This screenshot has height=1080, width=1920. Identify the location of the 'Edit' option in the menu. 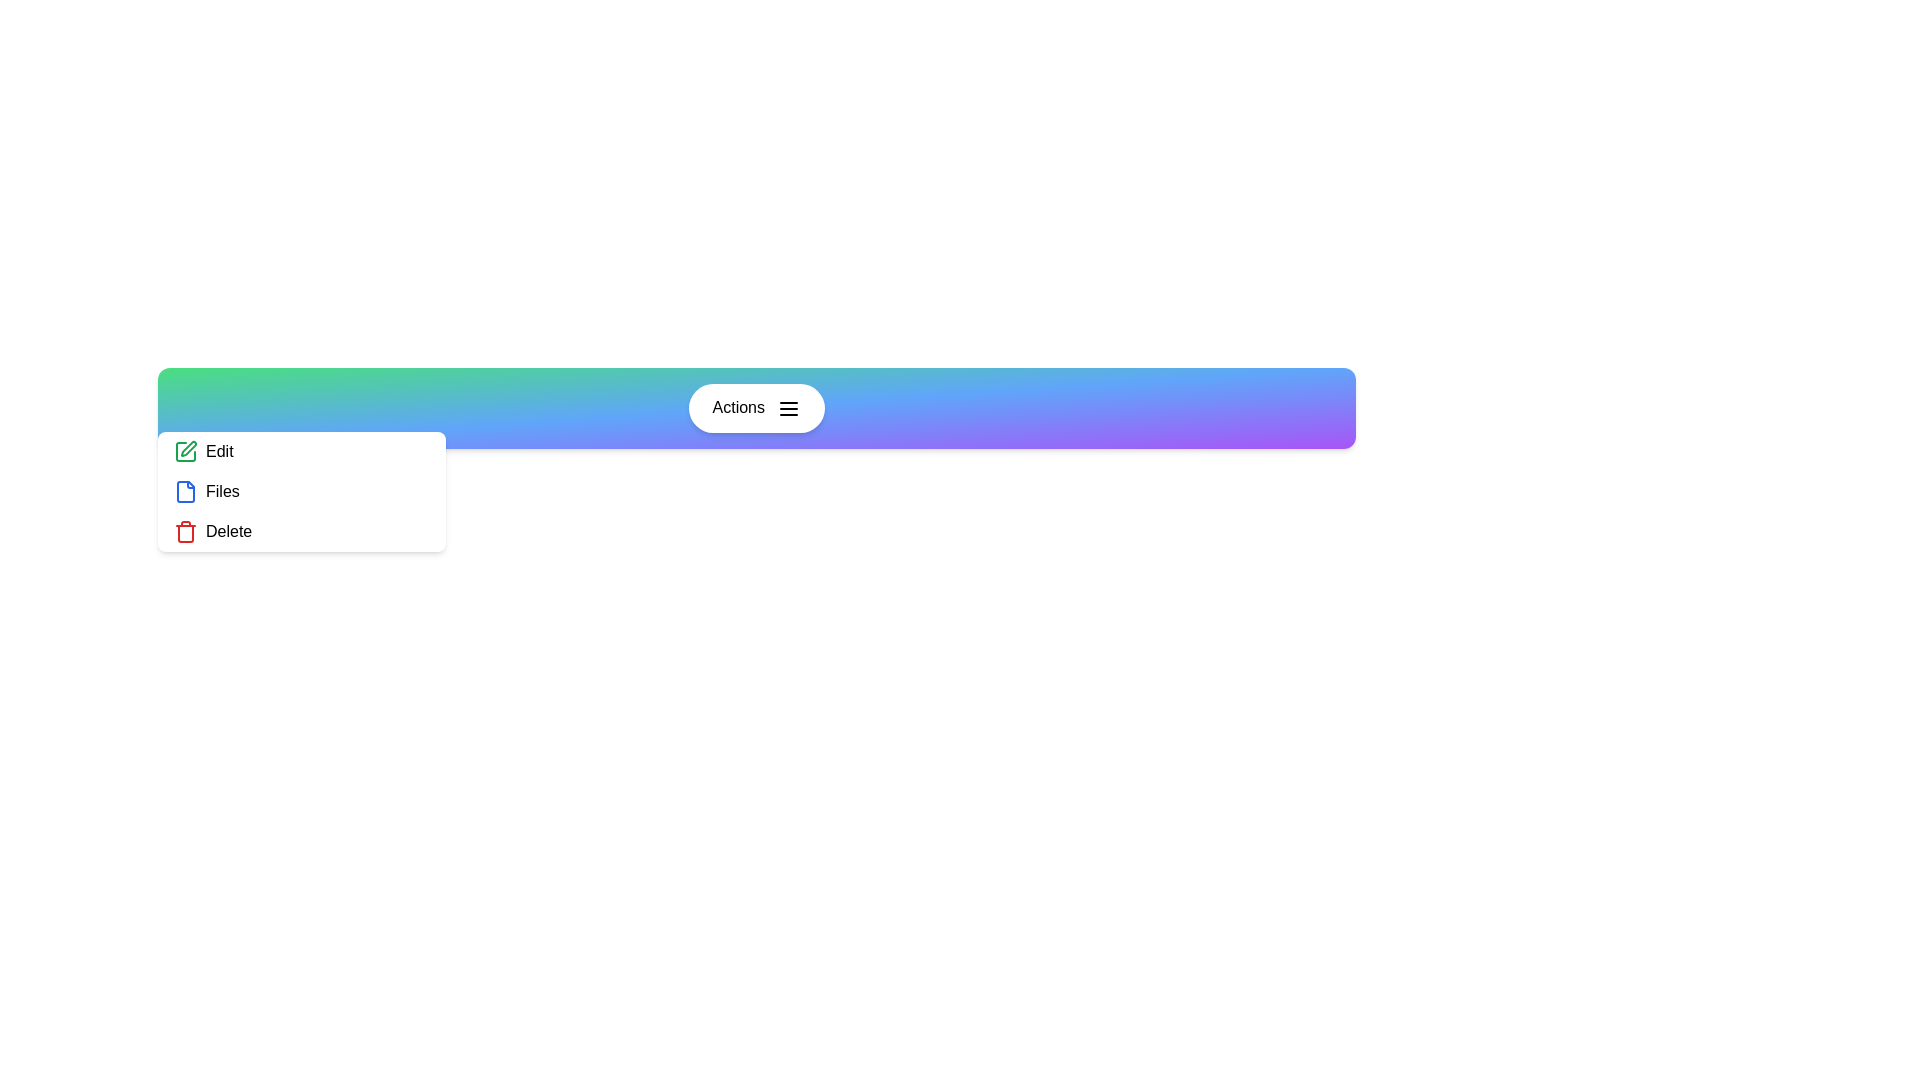
(301, 451).